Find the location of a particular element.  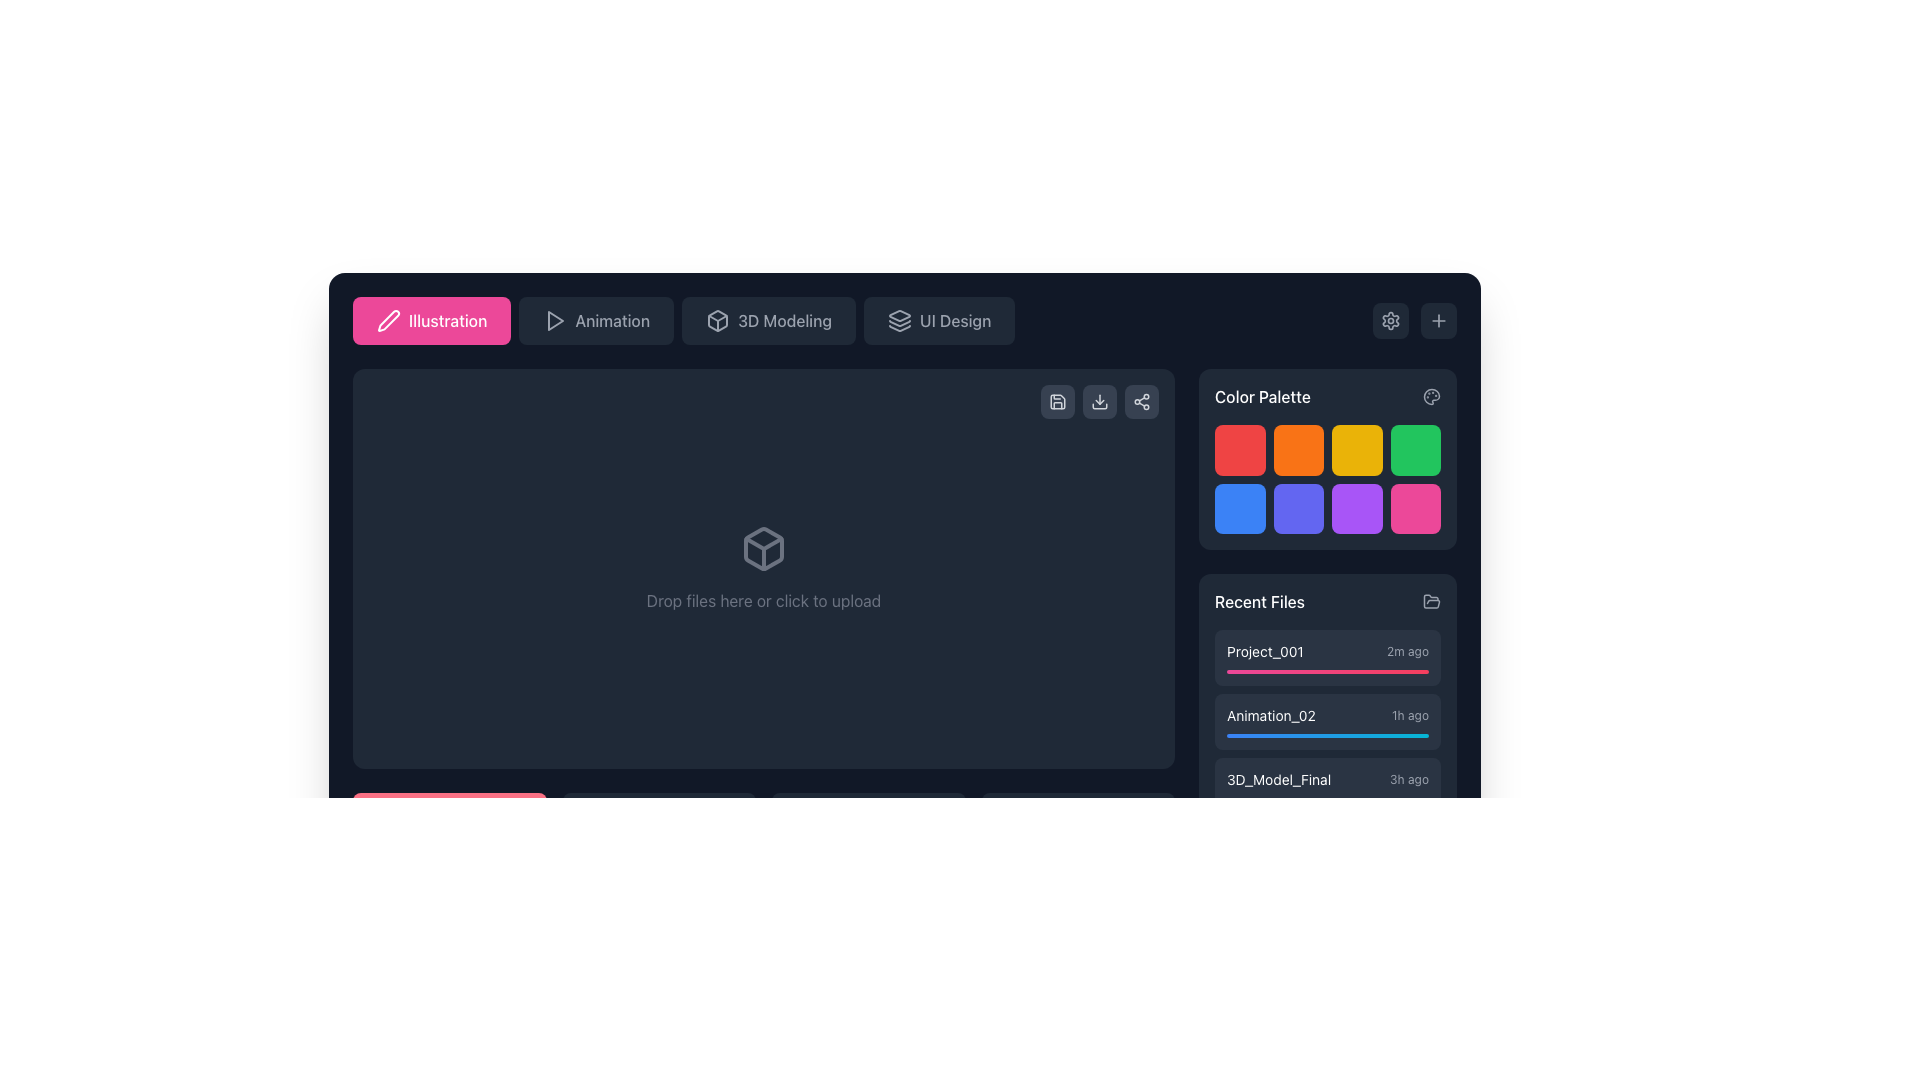

the pink color selection button located in the bottom-right corner of the color palette grid to activate the hover effect is located at coordinates (1414, 507).